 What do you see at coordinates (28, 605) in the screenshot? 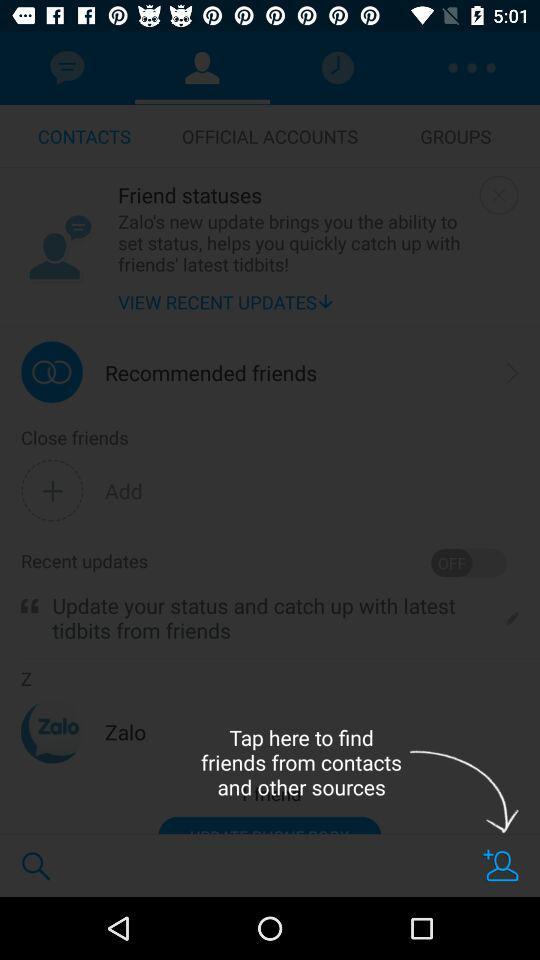
I see `item next to the update your status` at bounding box center [28, 605].